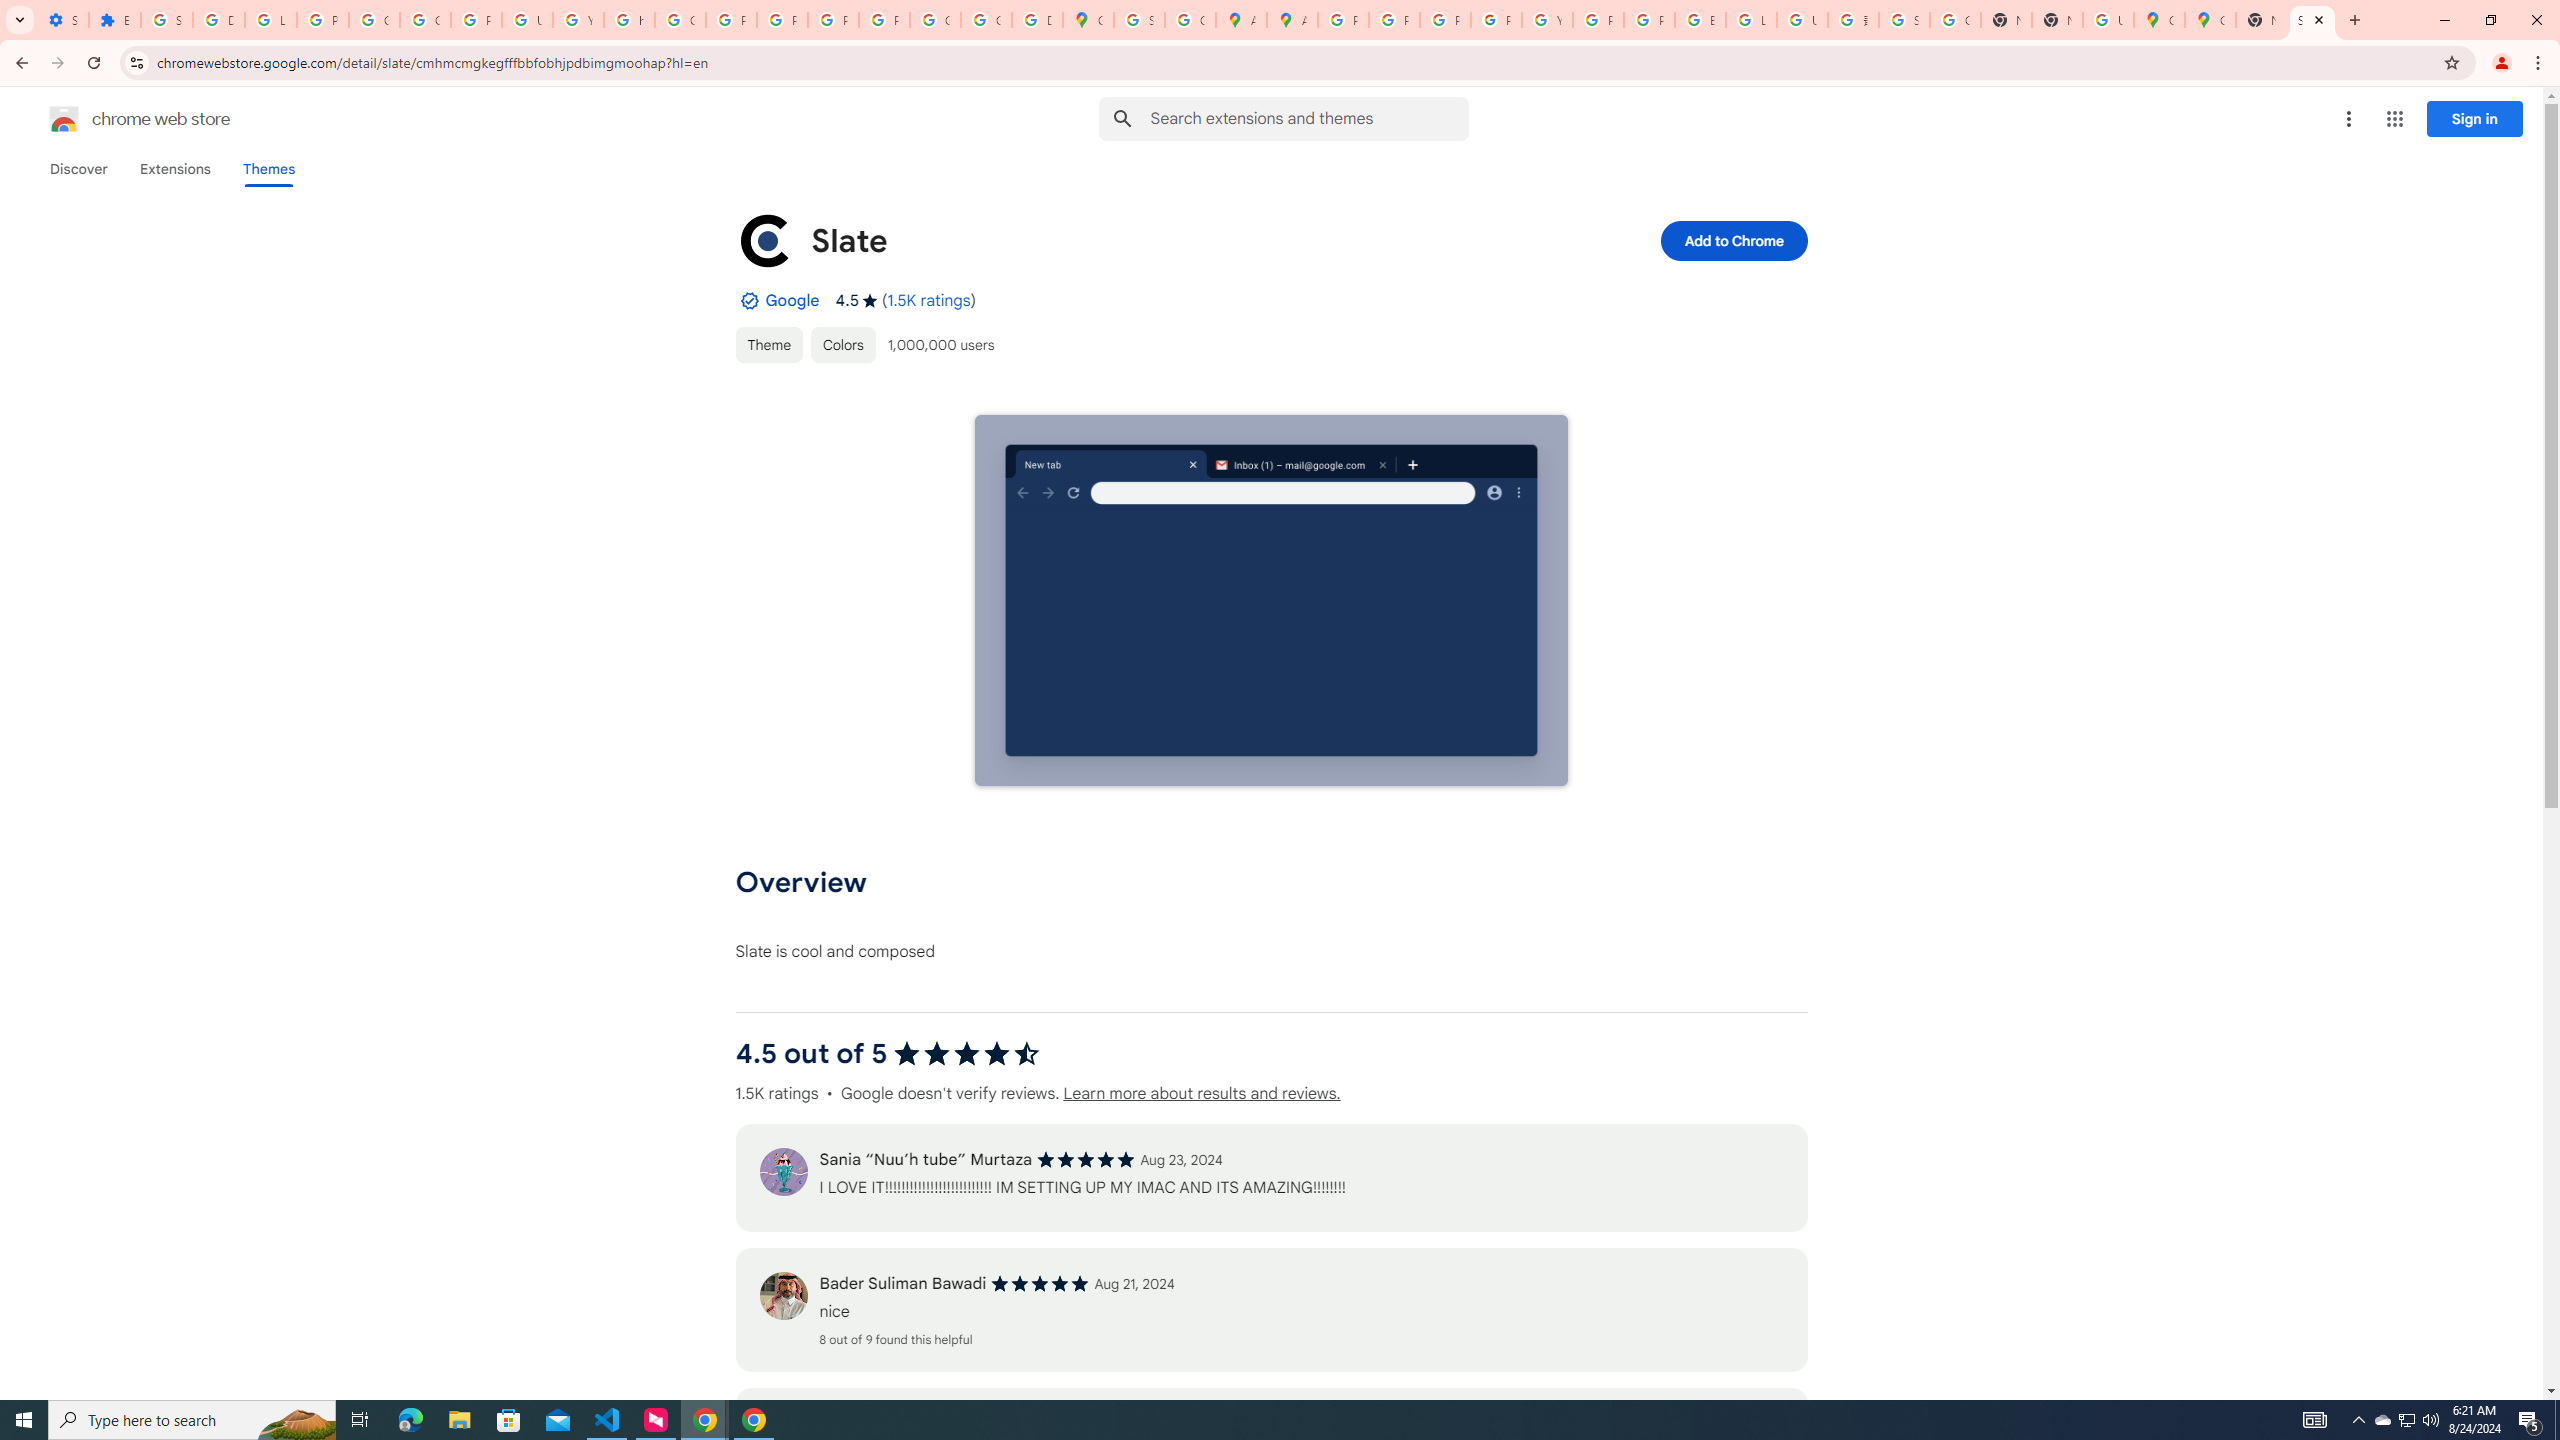 The width and height of the screenshot is (2560, 1440). I want to click on 'Policy Accountability and Transparency - Transparency Center', so click(1341, 19).